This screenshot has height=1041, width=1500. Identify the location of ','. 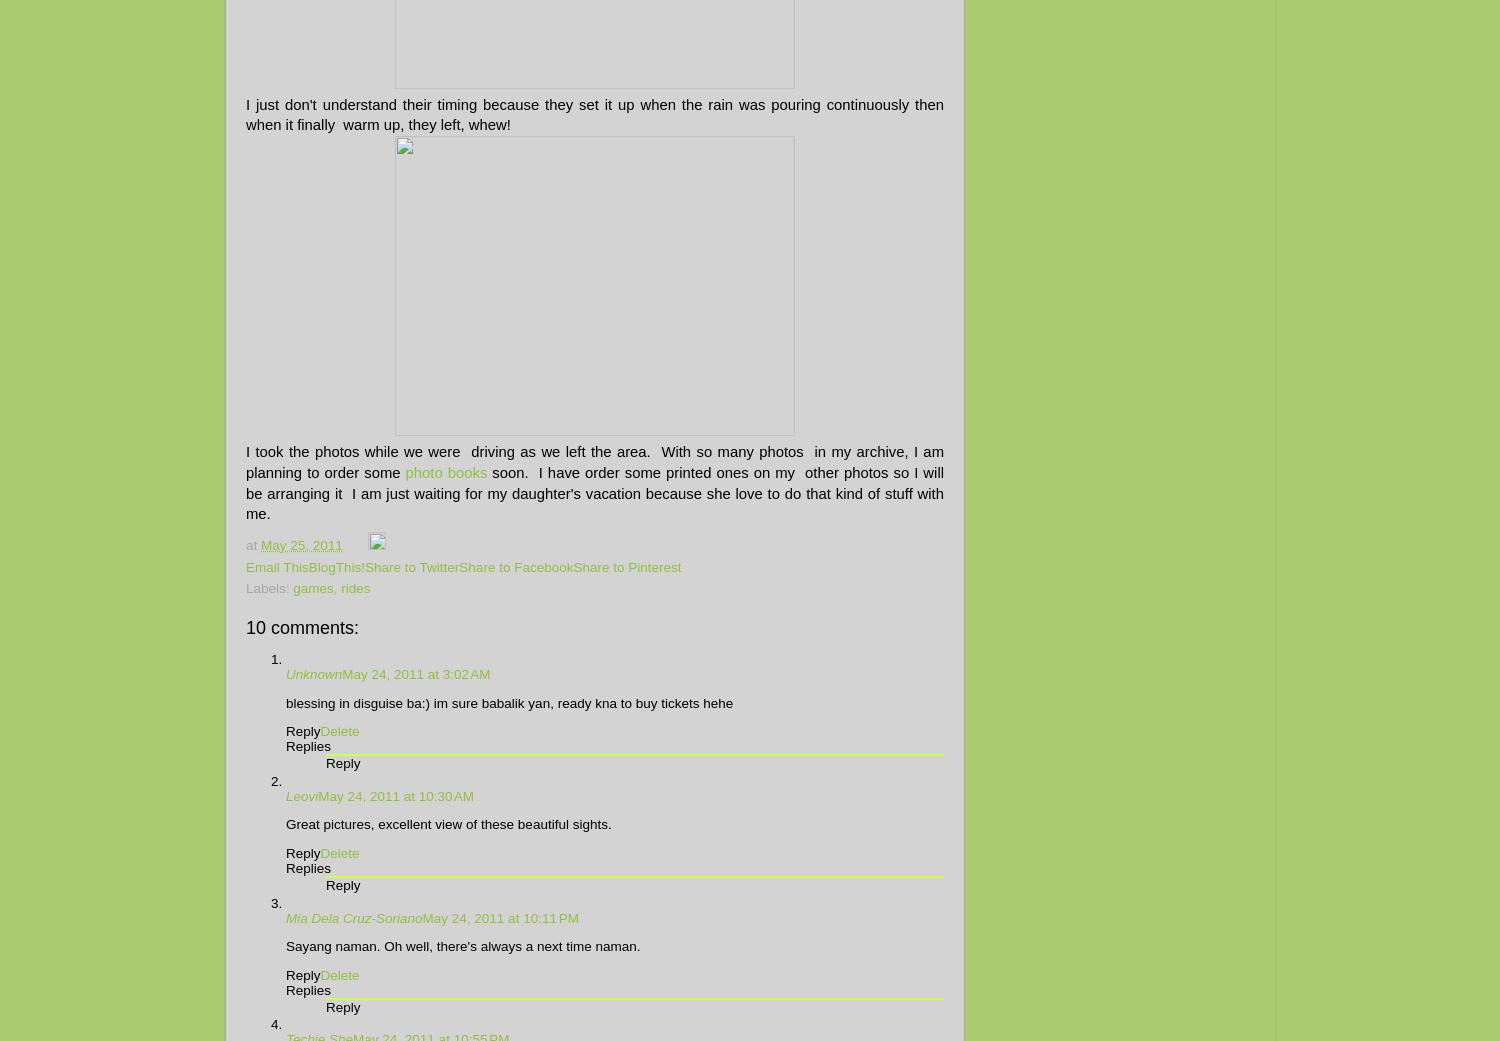
(332, 588).